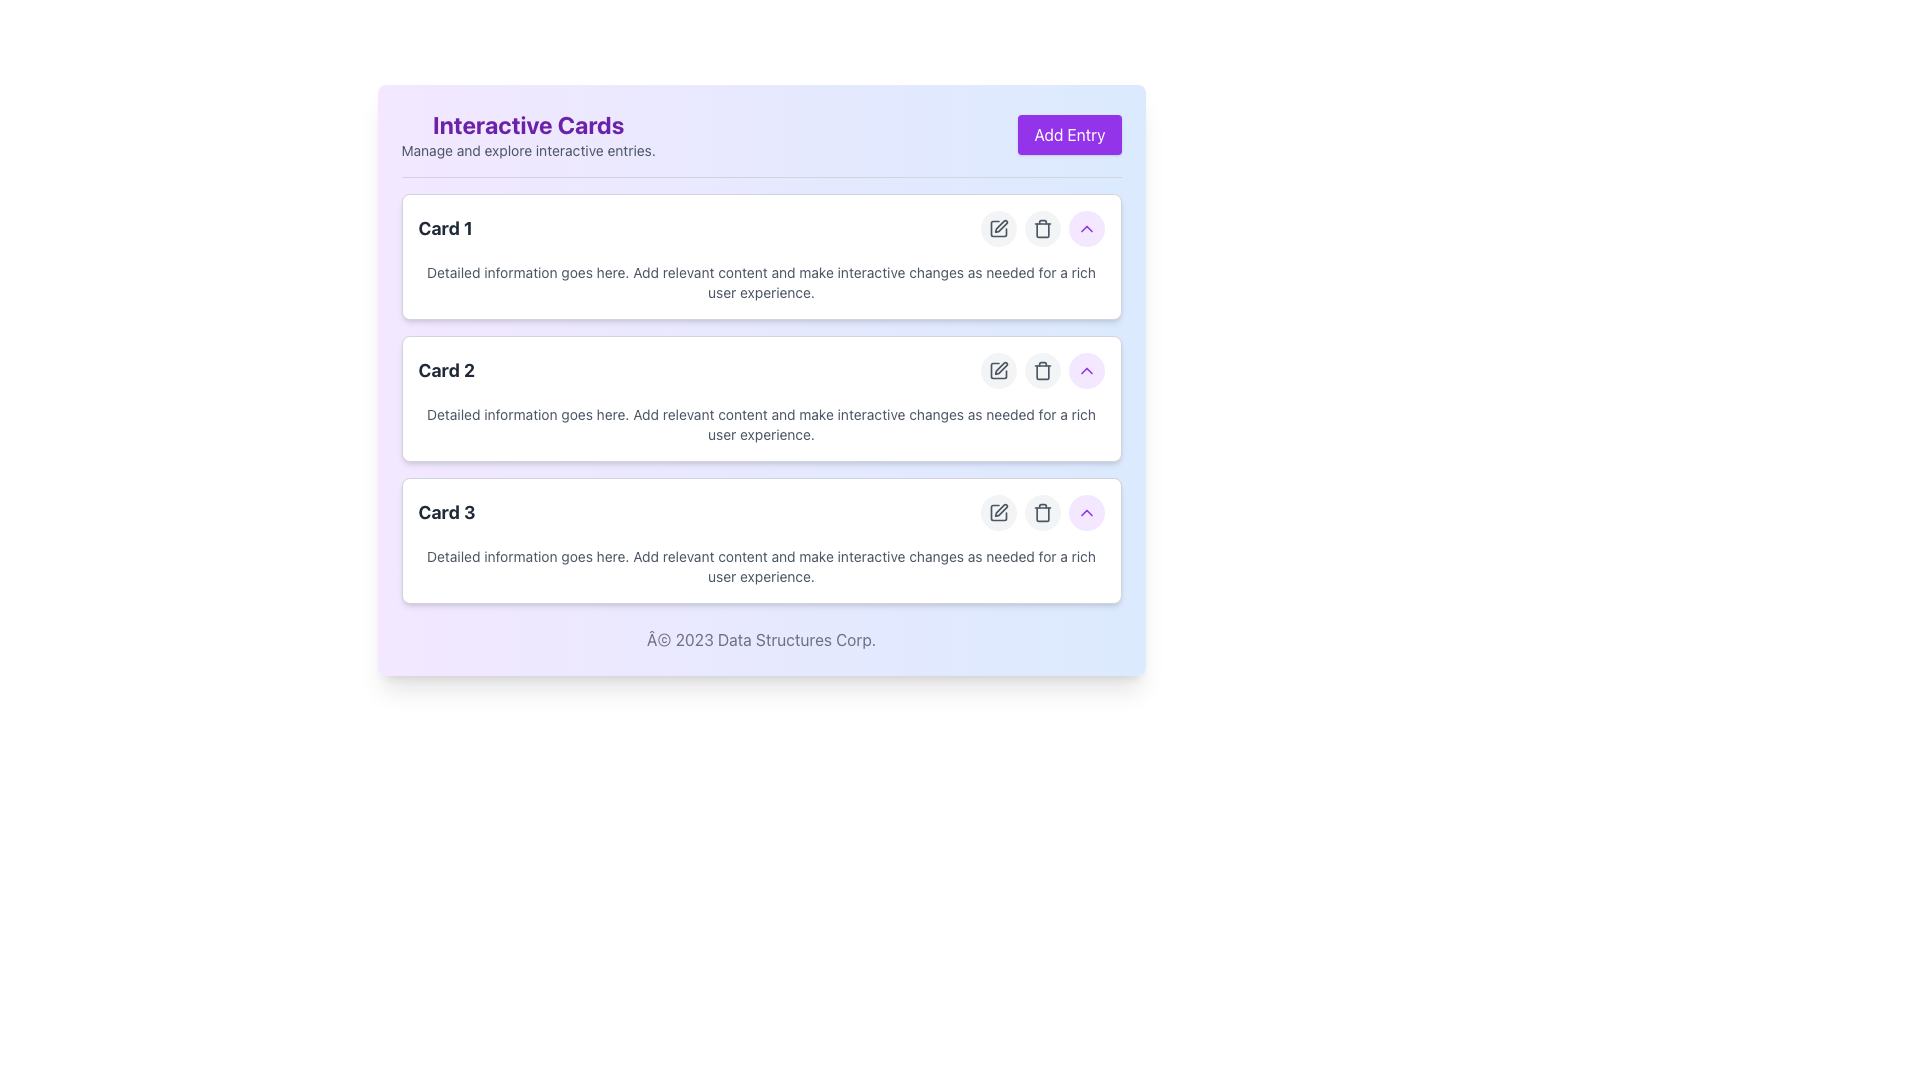  What do you see at coordinates (1041, 512) in the screenshot?
I see `the group of action buttons located in the Card 3 section, which includes edit, delete, and collapse functionalities` at bounding box center [1041, 512].